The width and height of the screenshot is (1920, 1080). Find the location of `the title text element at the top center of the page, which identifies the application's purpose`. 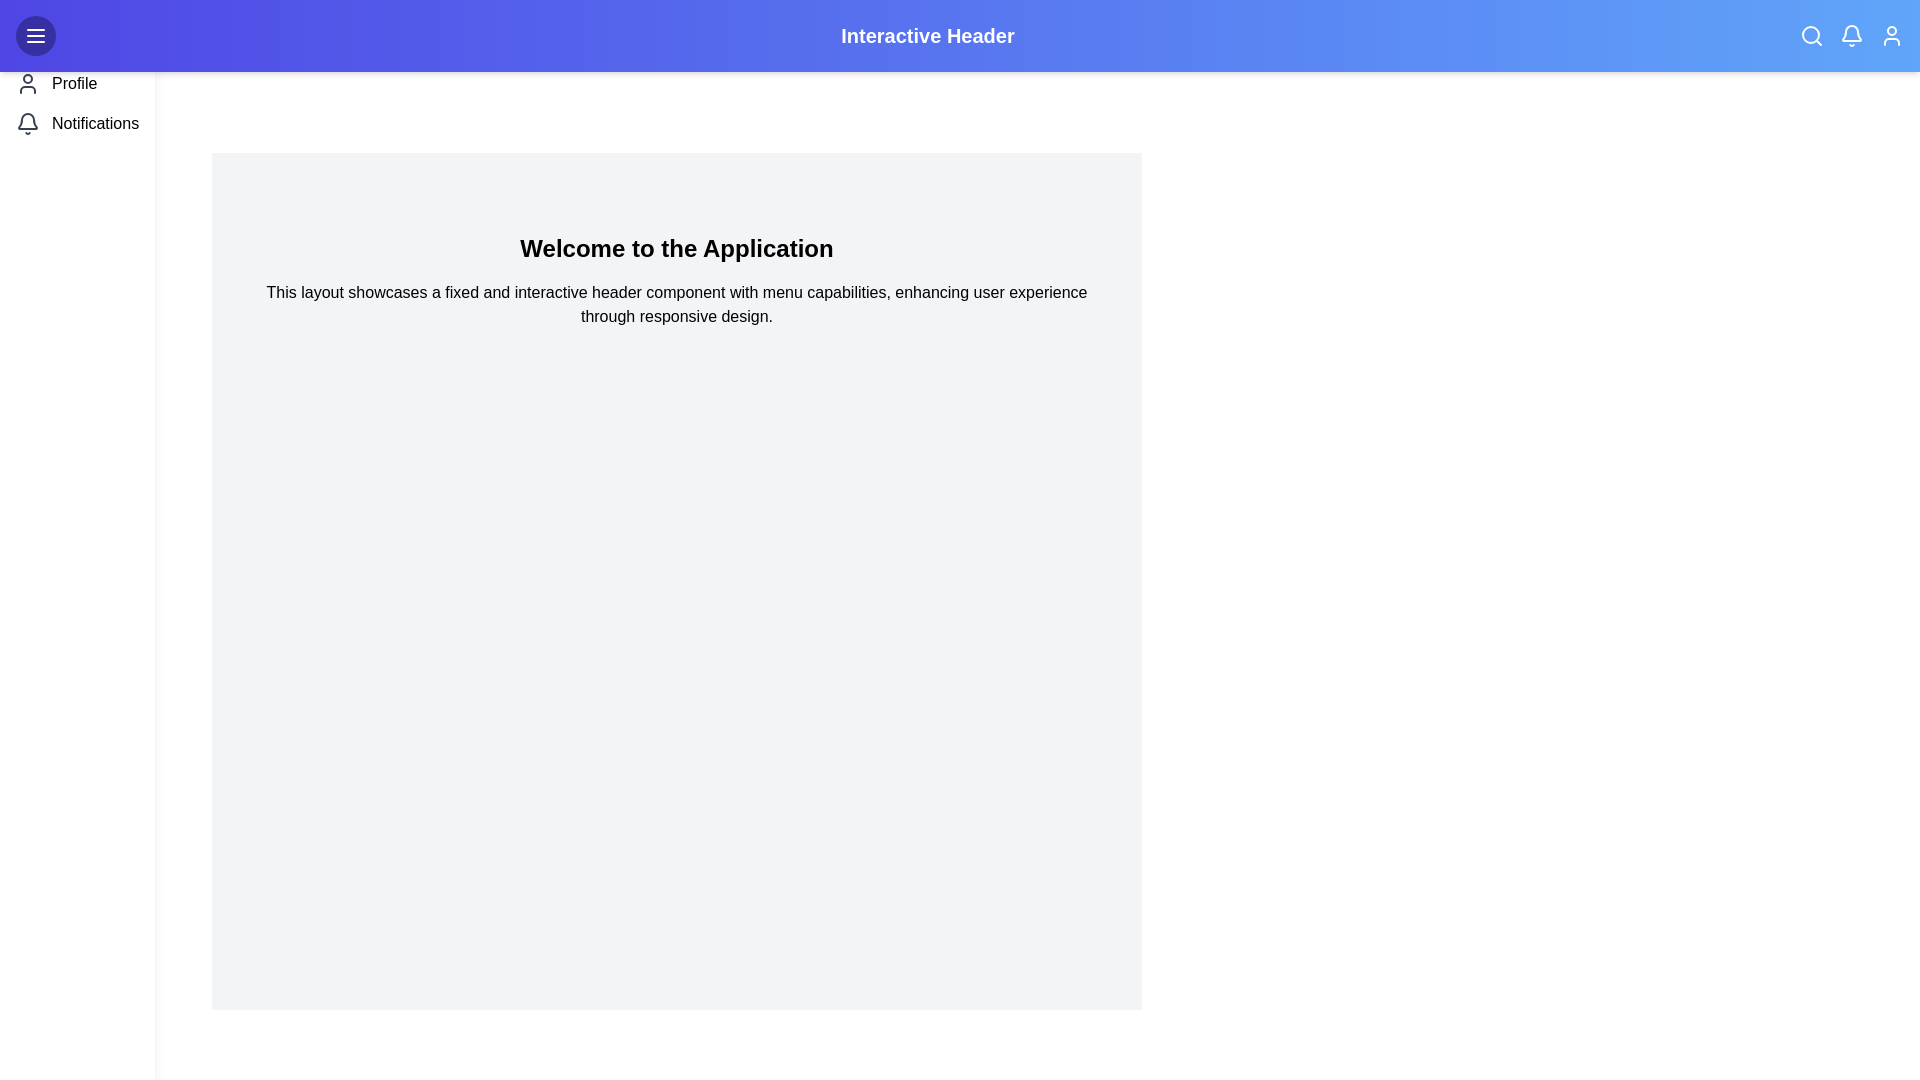

the title text element at the top center of the page, which identifies the application's purpose is located at coordinates (926, 35).